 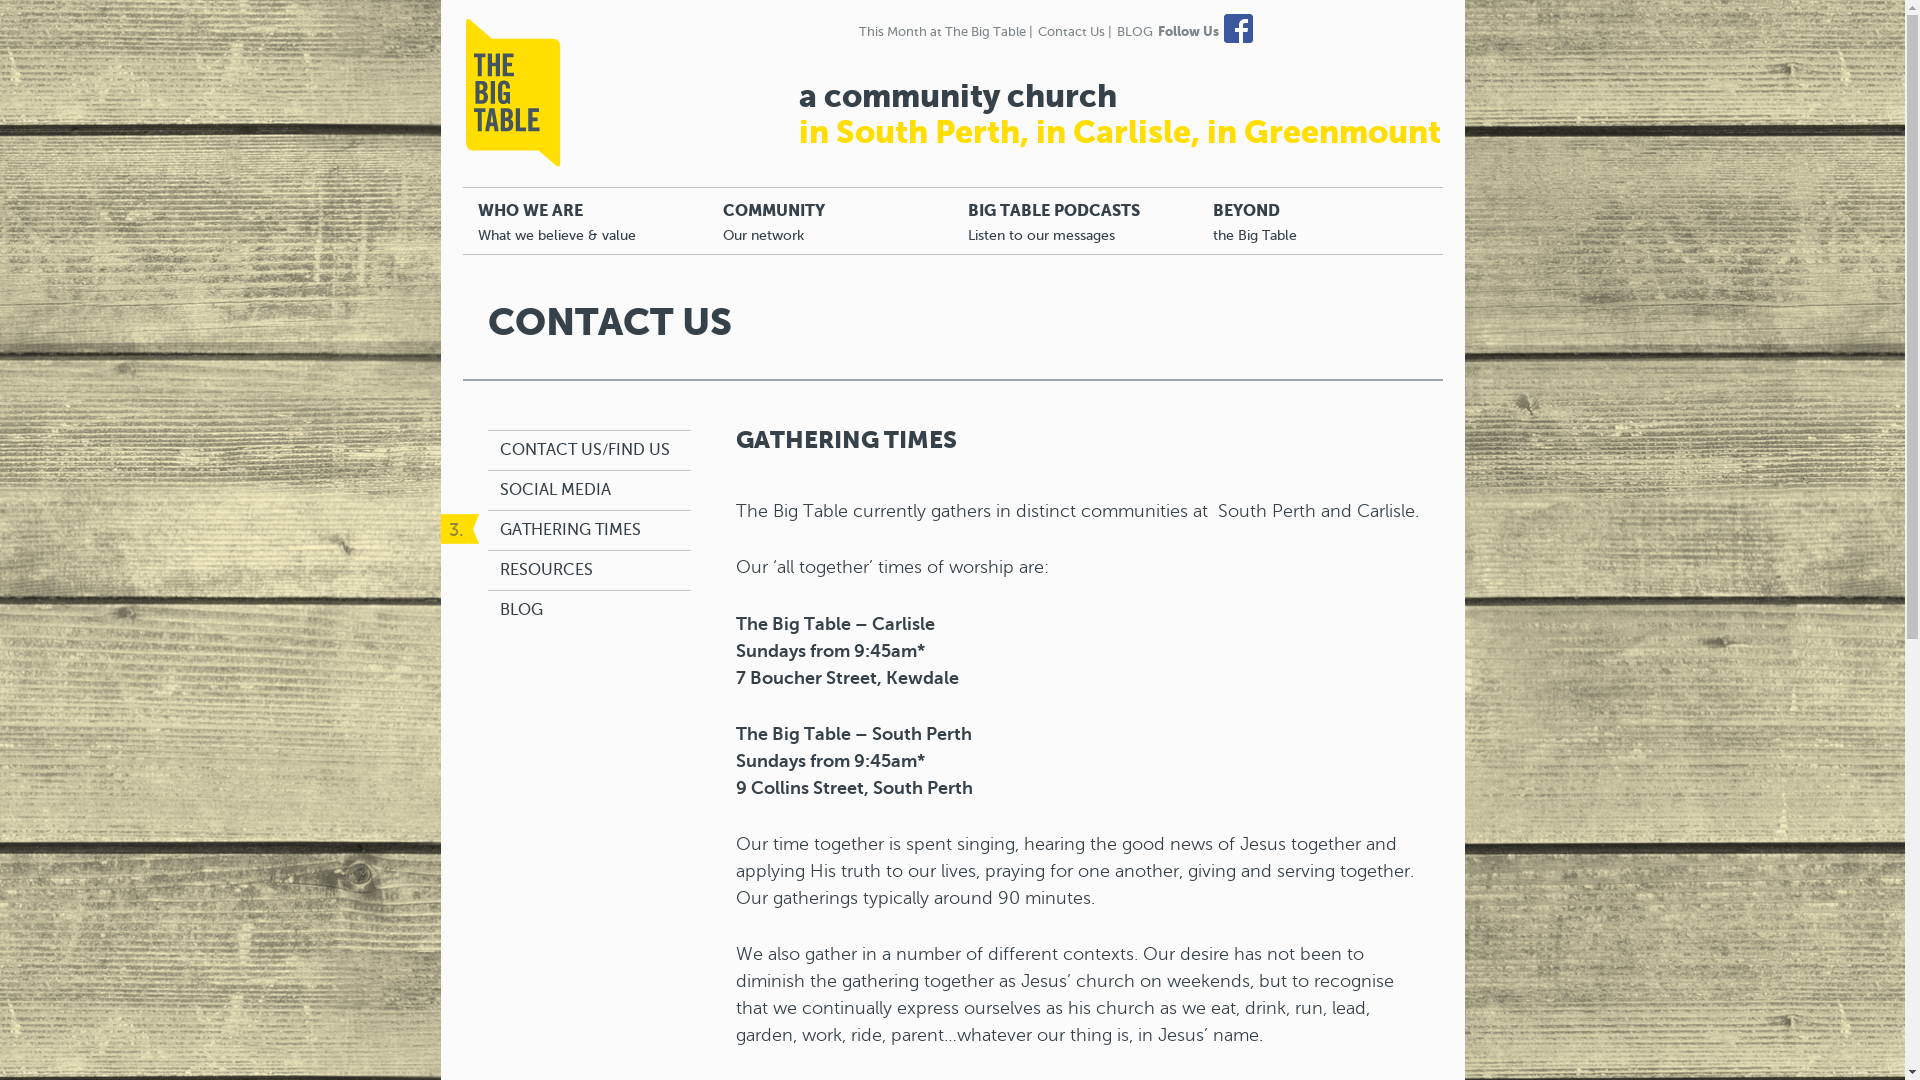 I want to click on 'Skip to primary content', so click(x=557, y=197).